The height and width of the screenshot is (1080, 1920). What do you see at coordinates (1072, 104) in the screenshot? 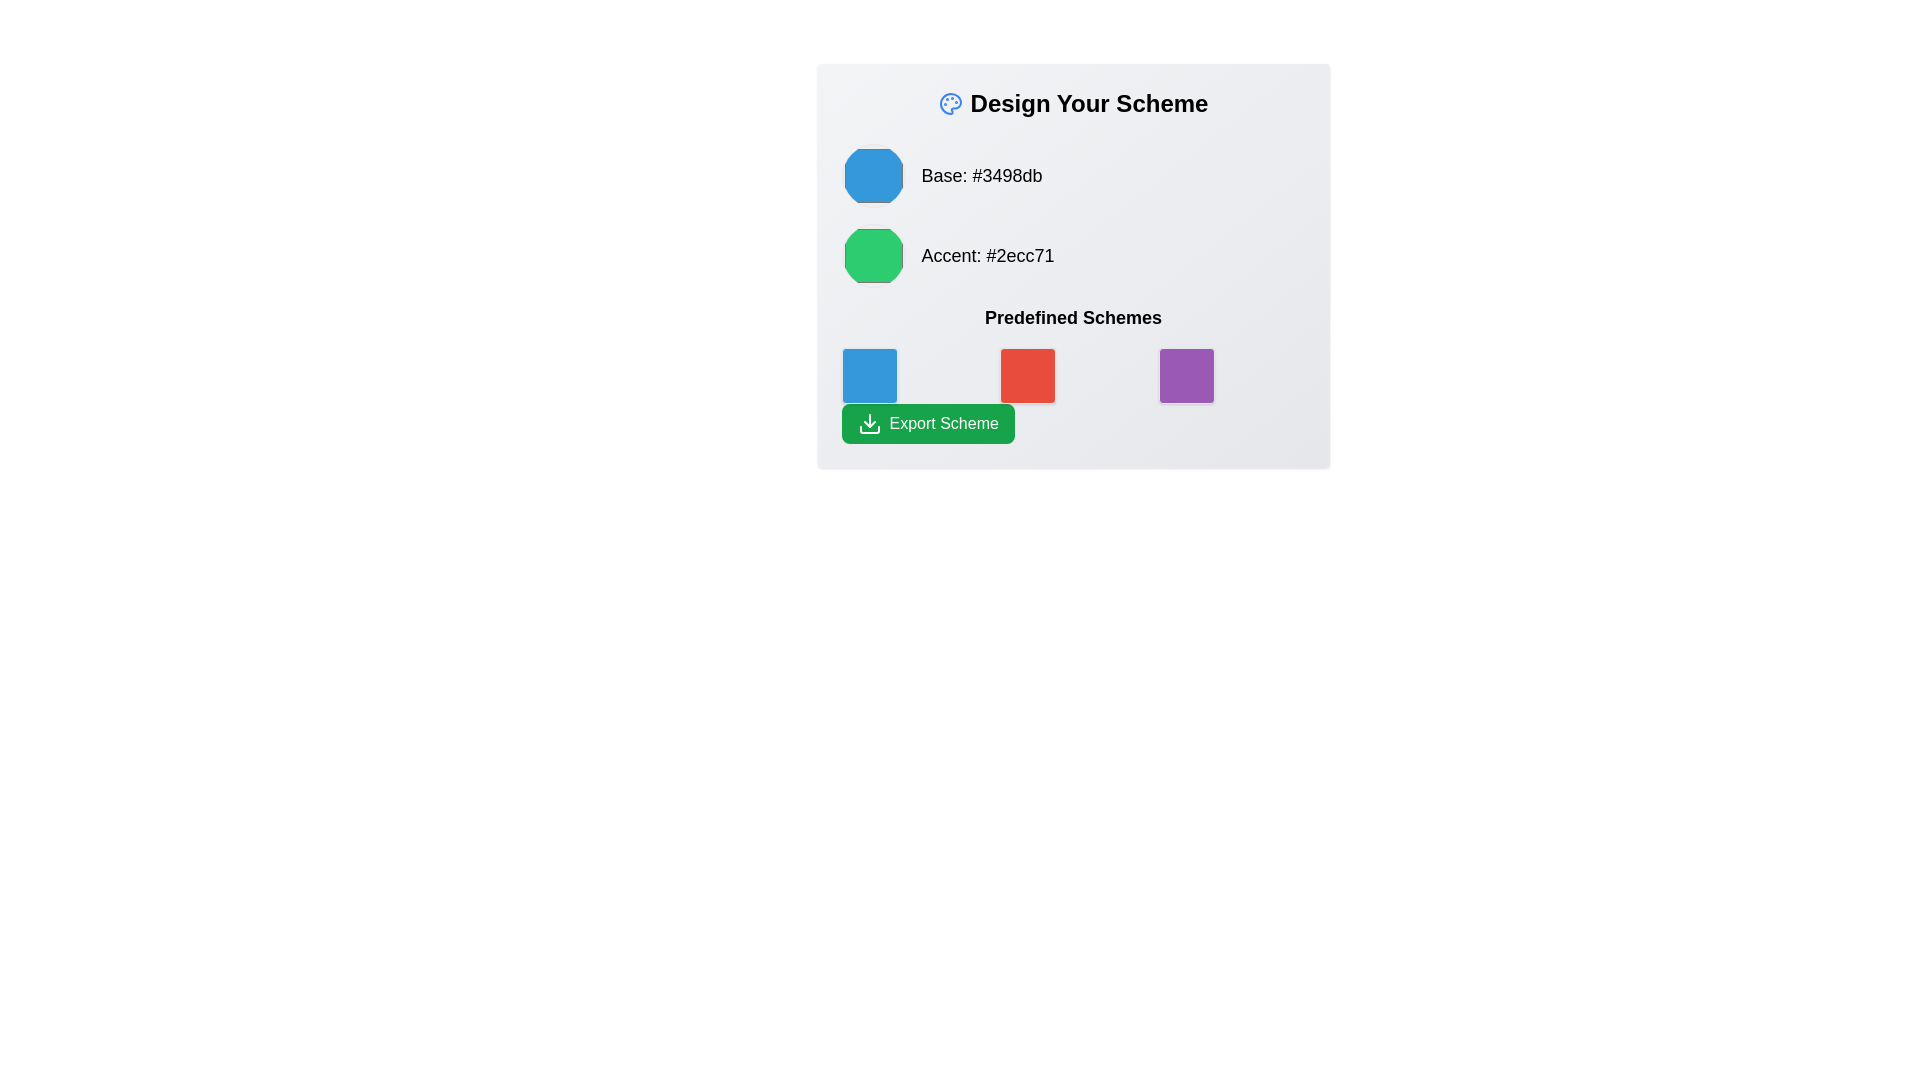
I see `the header element at the top of the panel, which serves as a title for the section related to designing a scheme` at bounding box center [1072, 104].